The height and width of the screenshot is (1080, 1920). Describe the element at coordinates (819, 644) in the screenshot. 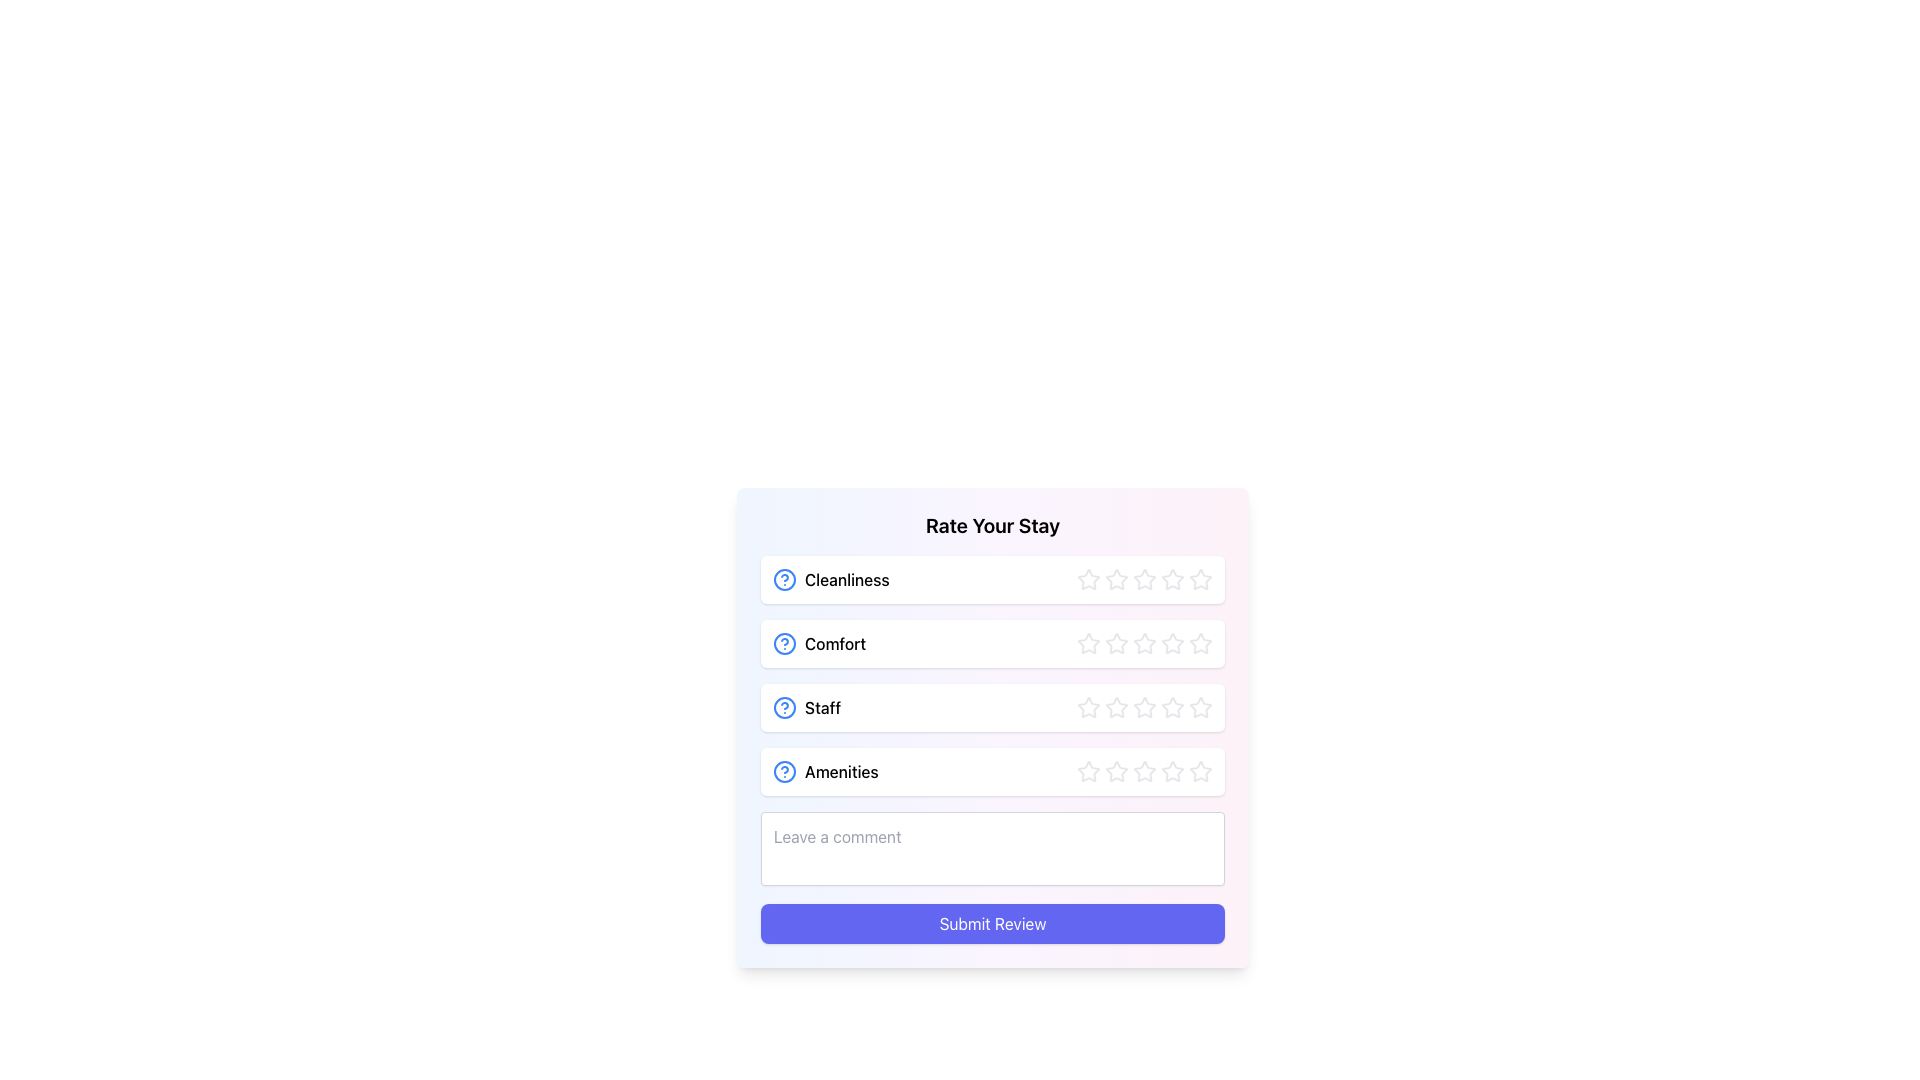

I see `the 'Comfort' label with icon in the user rating section` at that location.